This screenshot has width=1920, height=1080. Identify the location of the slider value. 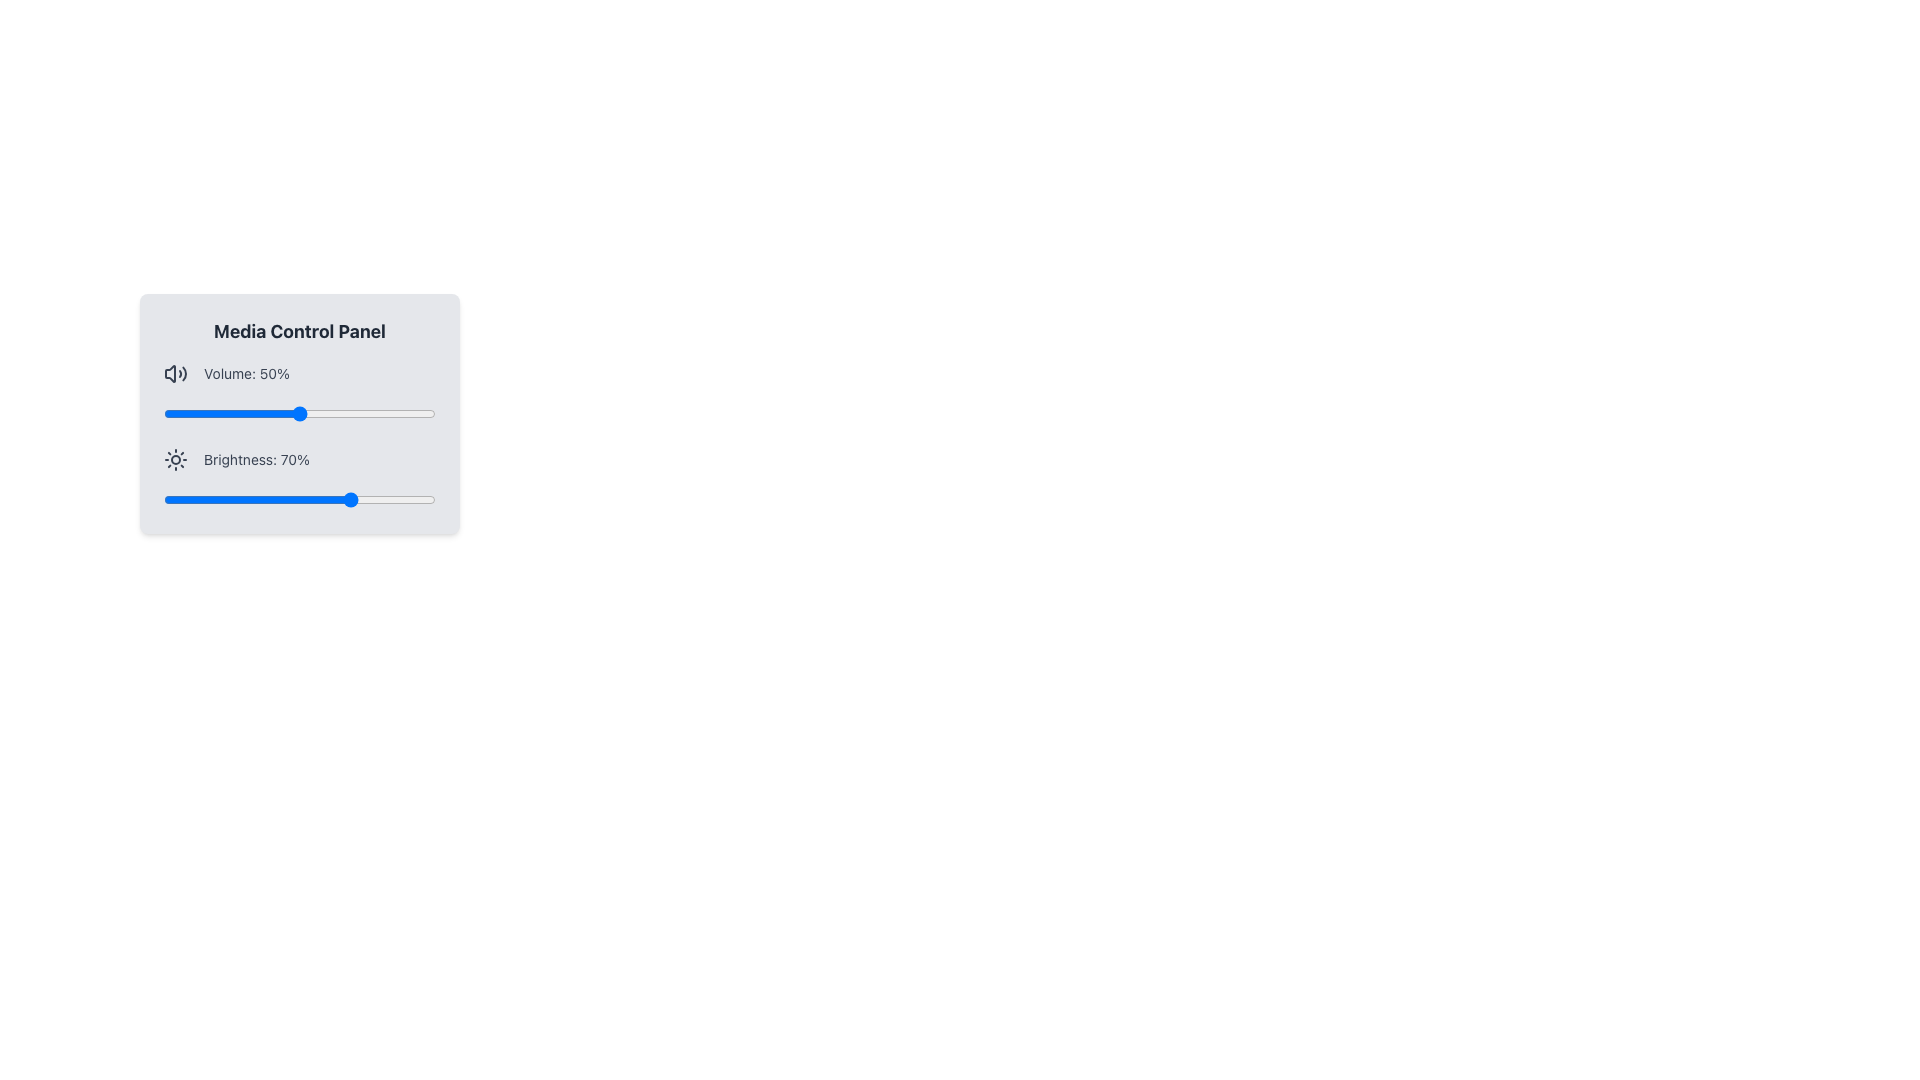
(207, 412).